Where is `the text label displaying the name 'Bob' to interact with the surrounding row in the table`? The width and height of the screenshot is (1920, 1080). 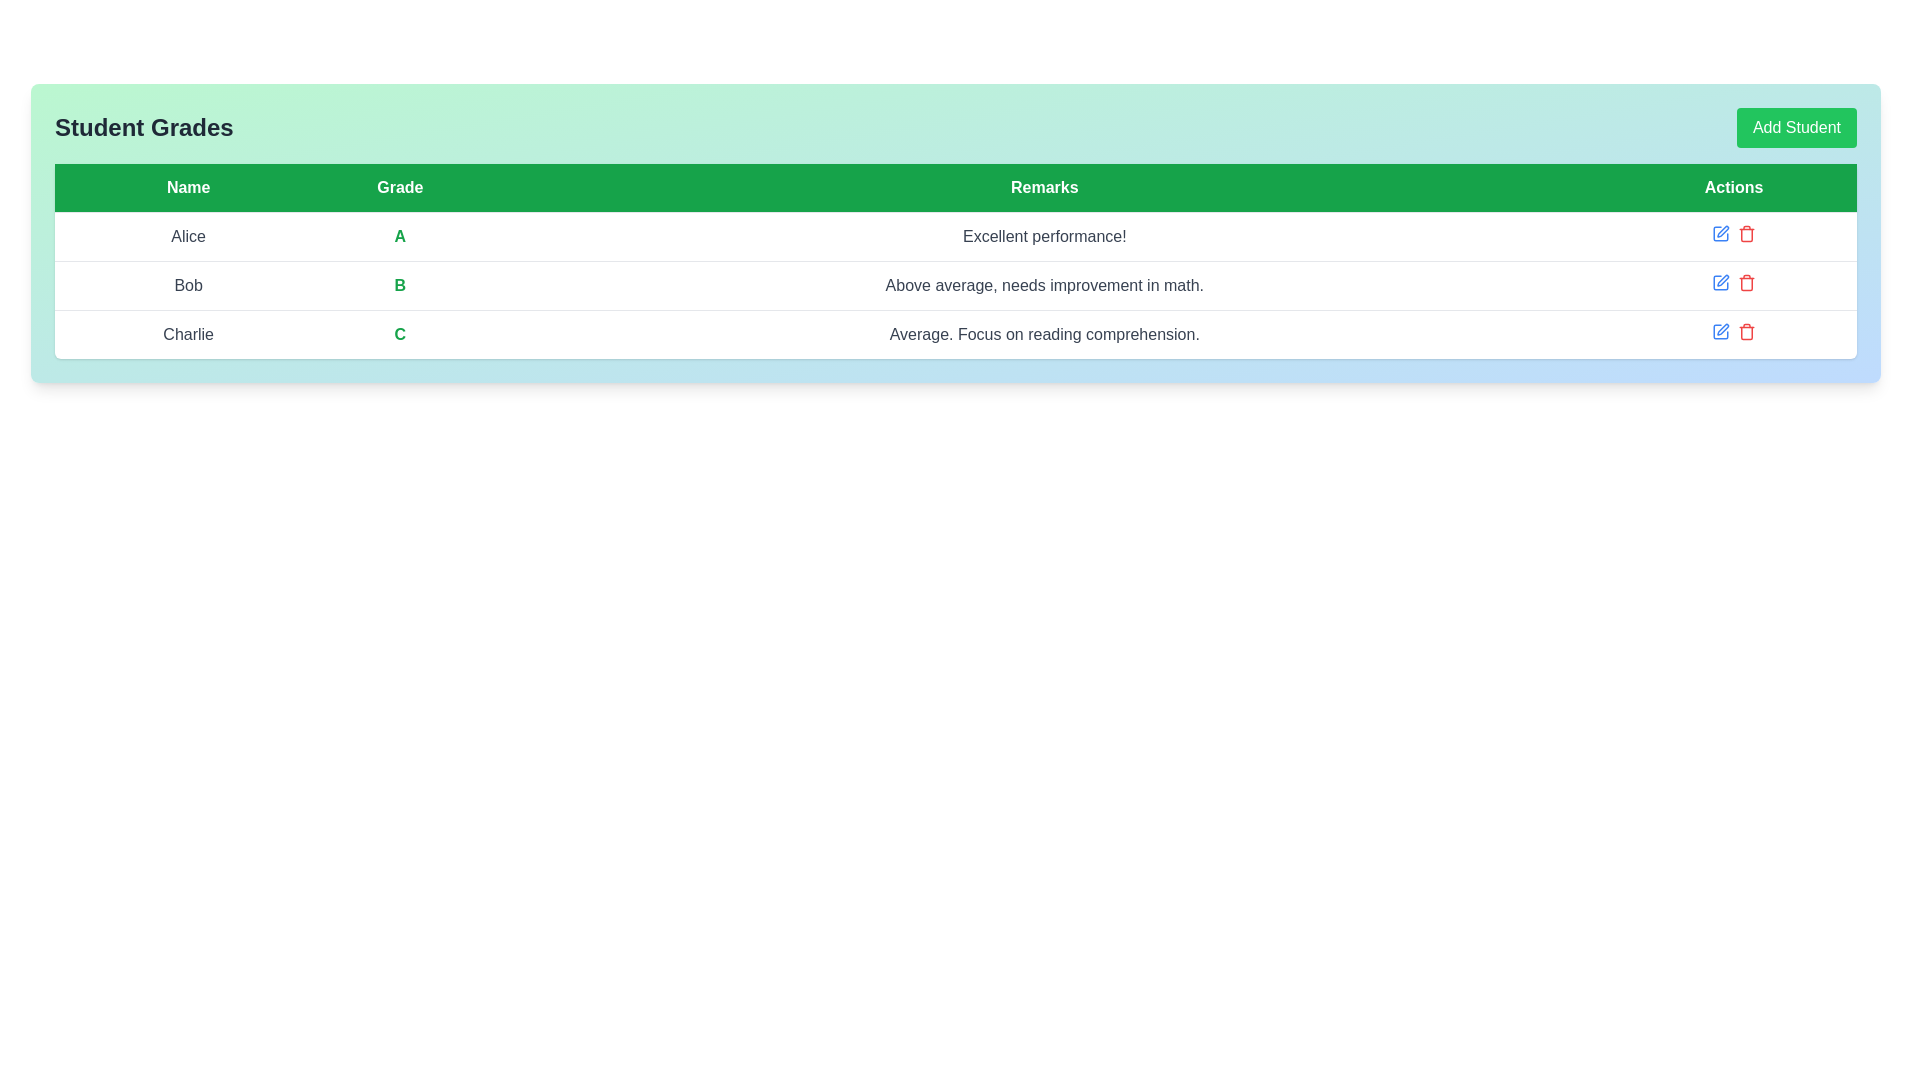
the text label displaying the name 'Bob' to interact with the surrounding row in the table is located at coordinates (188, 285).